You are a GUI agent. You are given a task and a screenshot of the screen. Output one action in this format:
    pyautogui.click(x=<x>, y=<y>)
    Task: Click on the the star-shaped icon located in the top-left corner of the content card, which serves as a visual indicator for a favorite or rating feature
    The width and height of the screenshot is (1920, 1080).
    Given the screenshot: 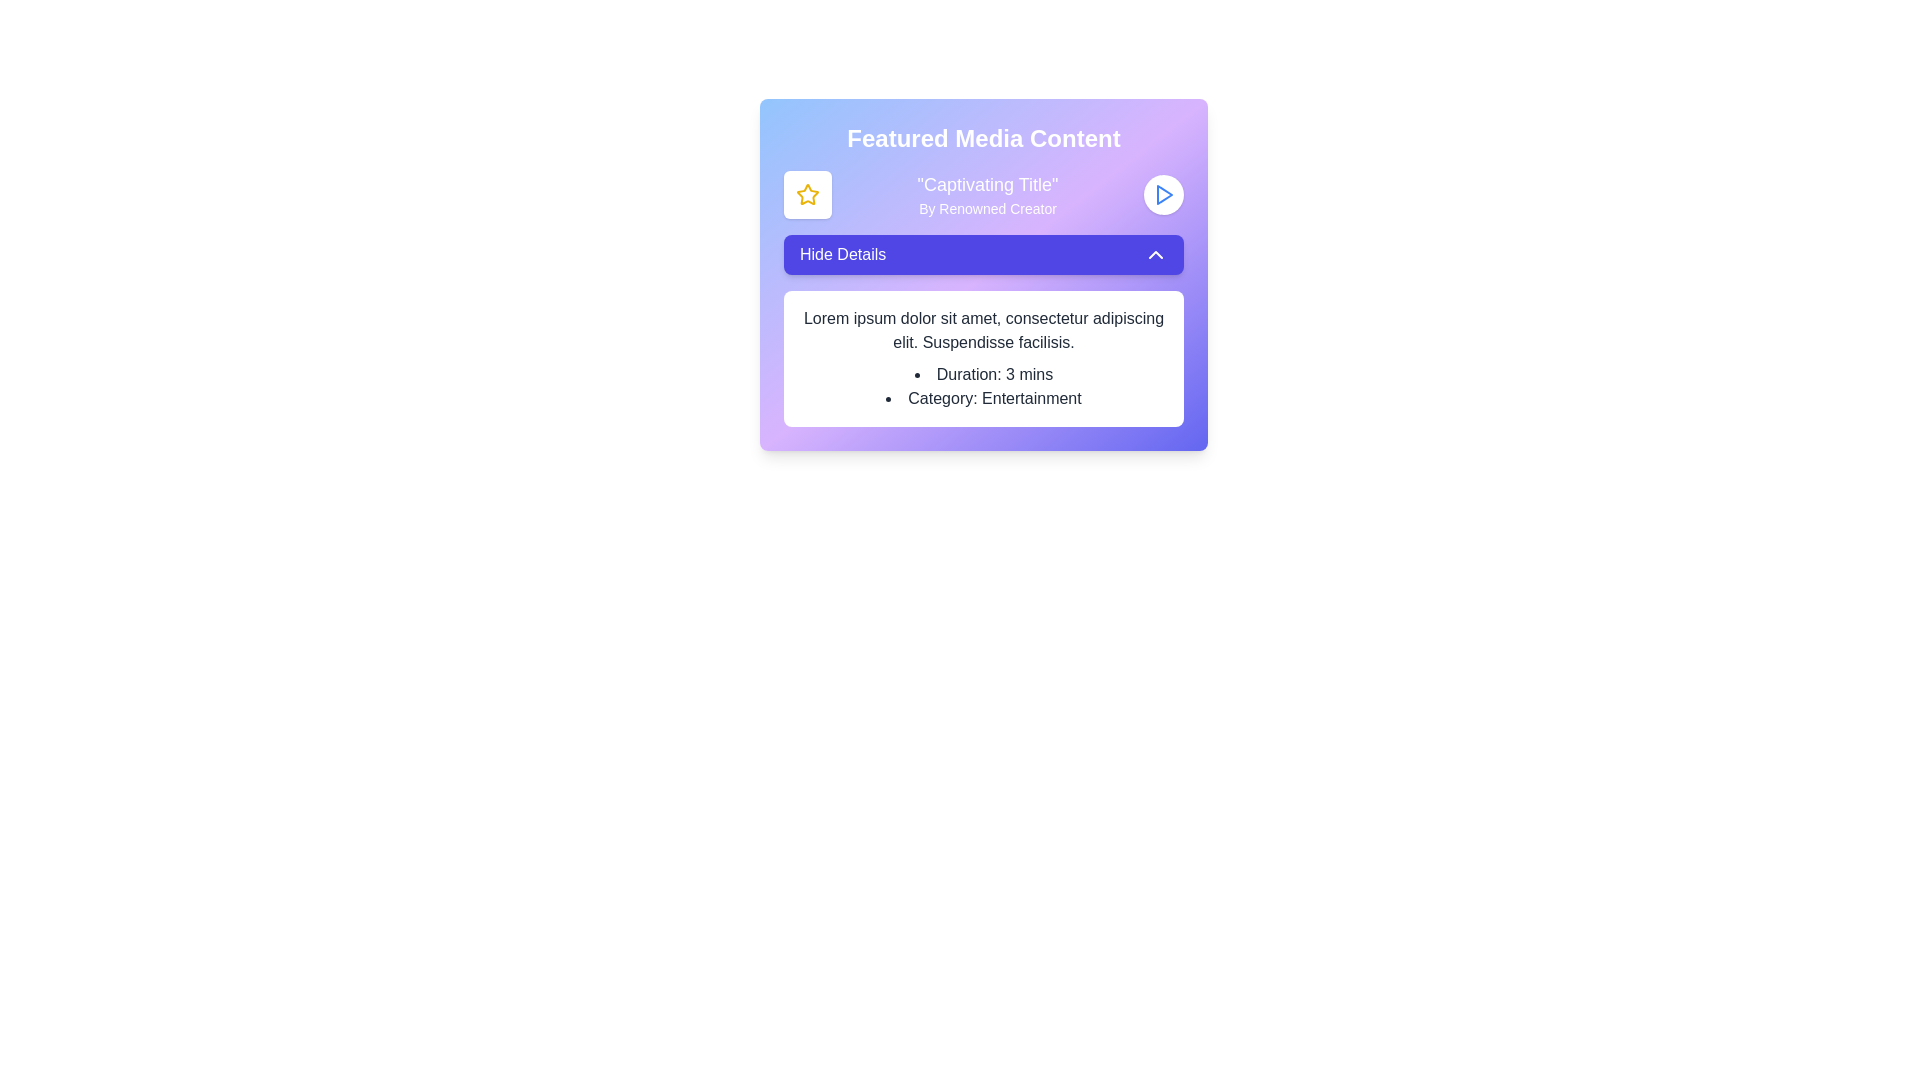 What is the action you would take?
    pyautogui.click(x=807, y=194)
    